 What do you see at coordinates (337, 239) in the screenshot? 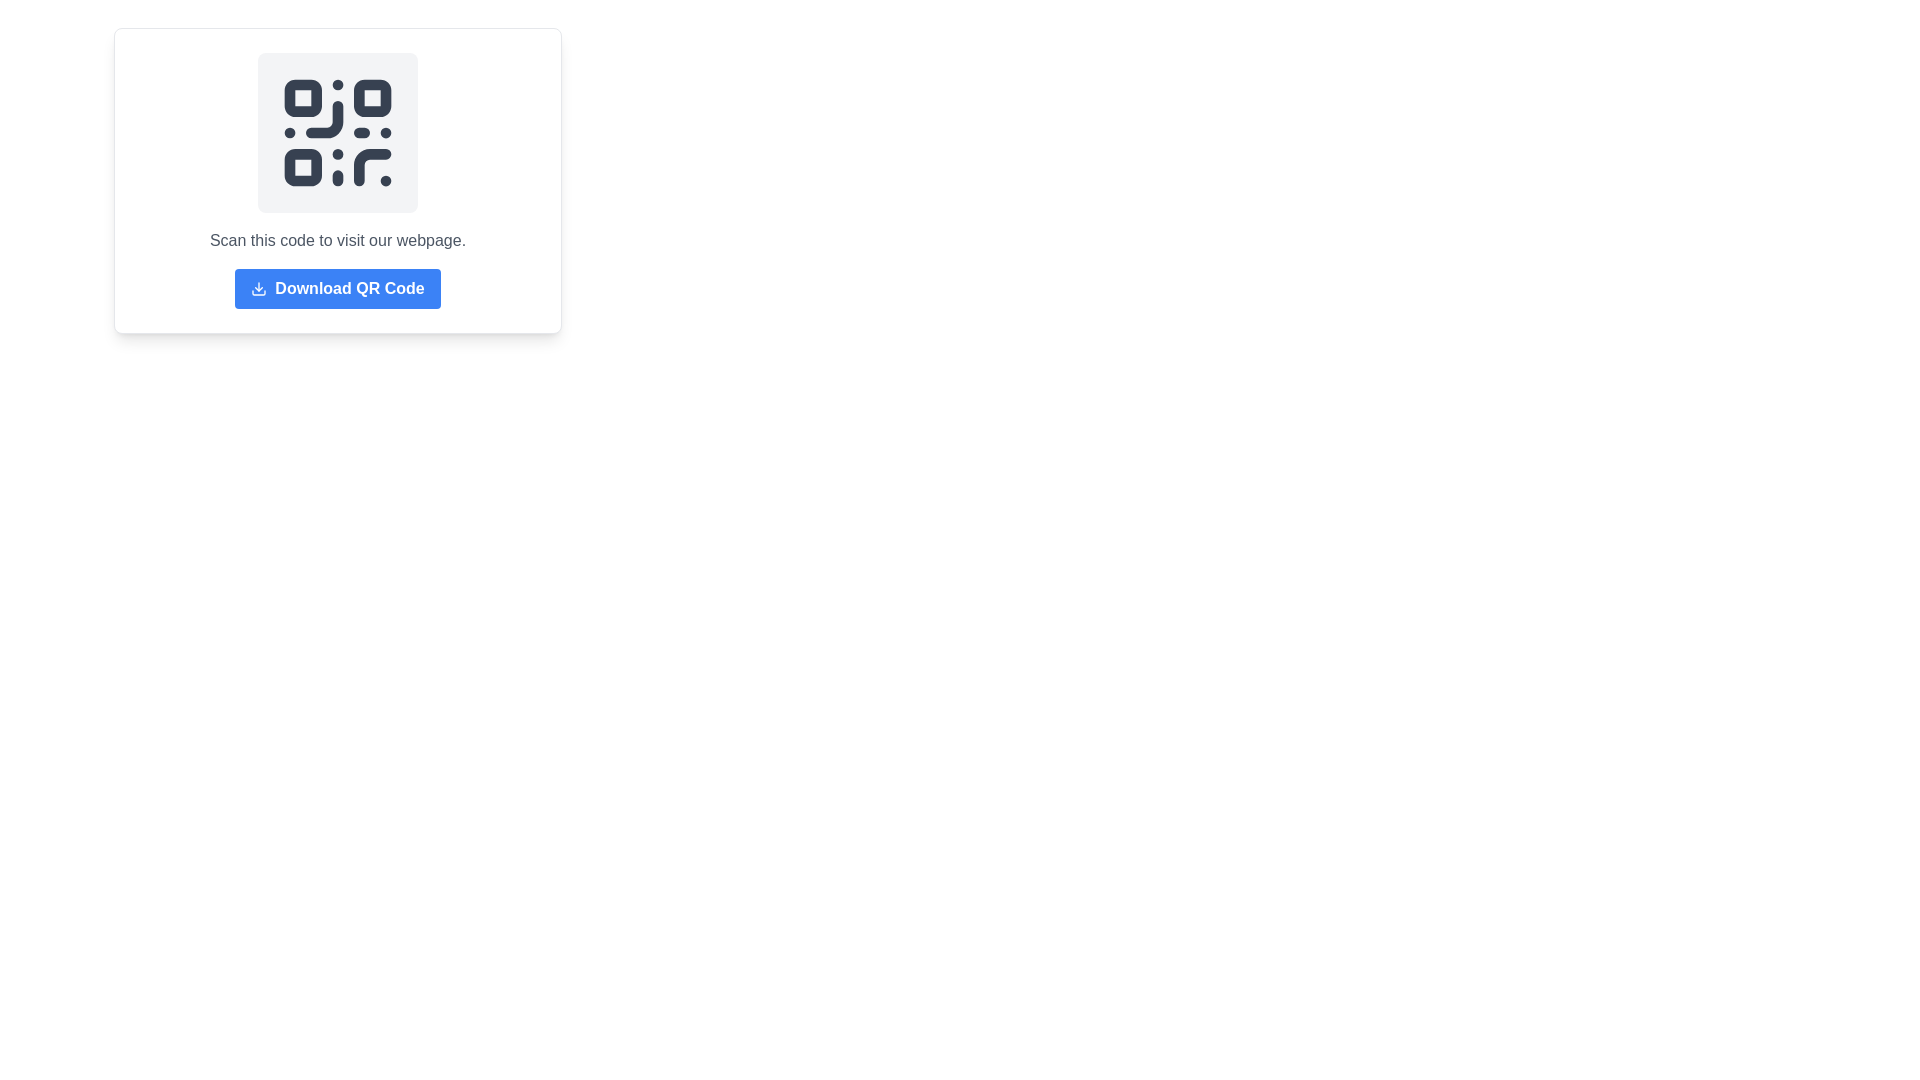
I see `the Text label that provides instructions related to the QR code, positioned below the QR code image and above the 'Download QR Code' button` at bounding box center [337, 239].